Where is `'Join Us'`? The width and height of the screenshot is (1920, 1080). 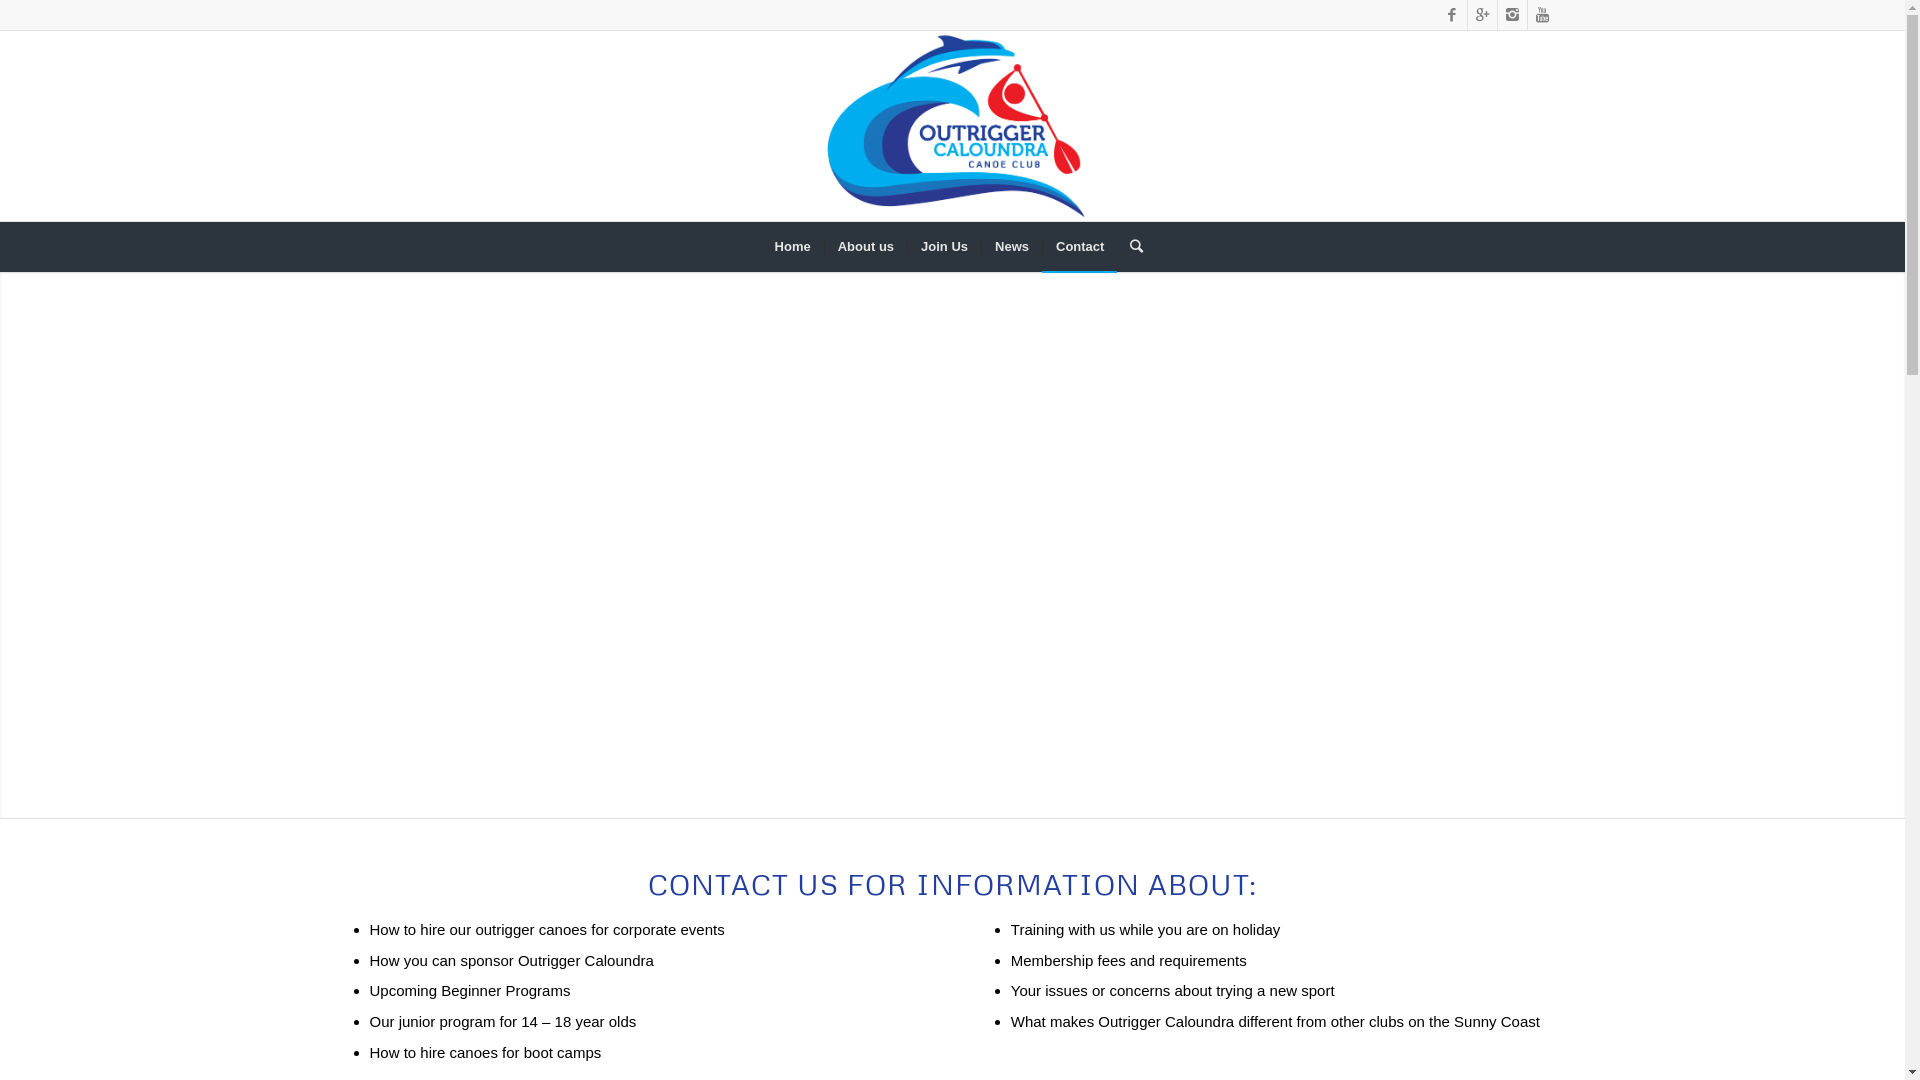
'Join Us' is located at coordinates (943, 245).